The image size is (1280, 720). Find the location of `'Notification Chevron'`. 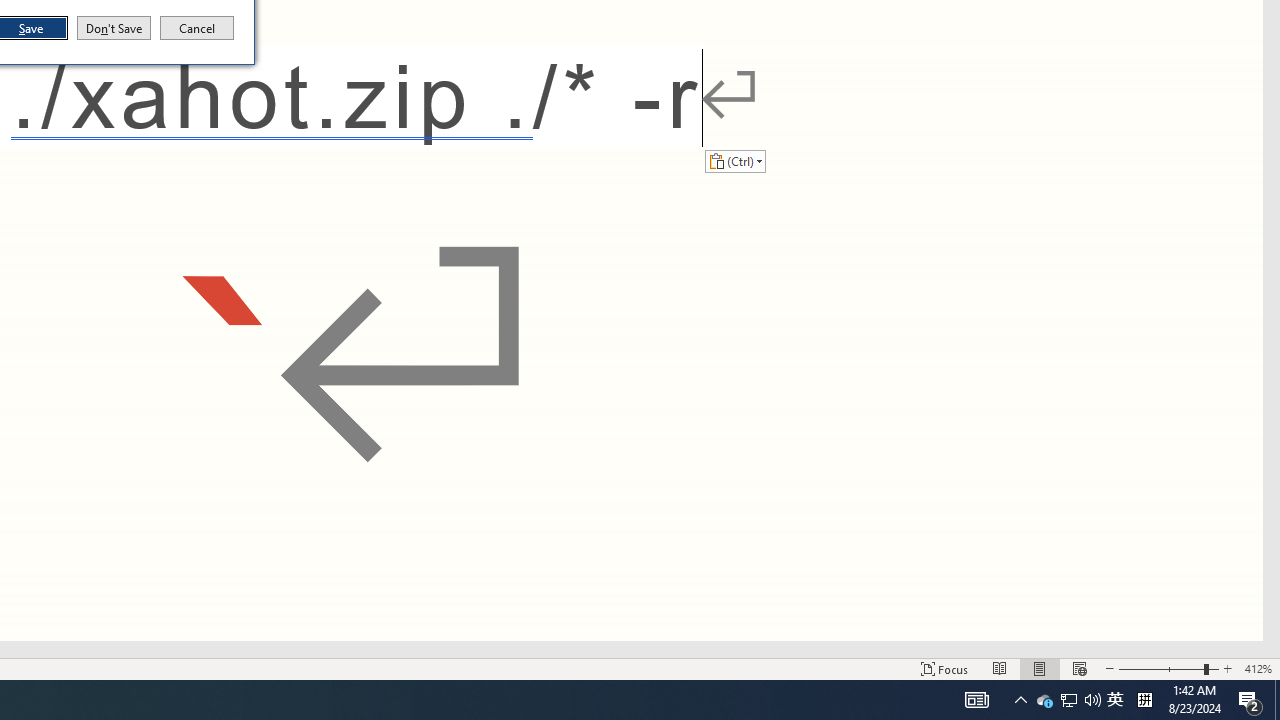

'Notification Chevron' is located at coordinates (1020, 698).